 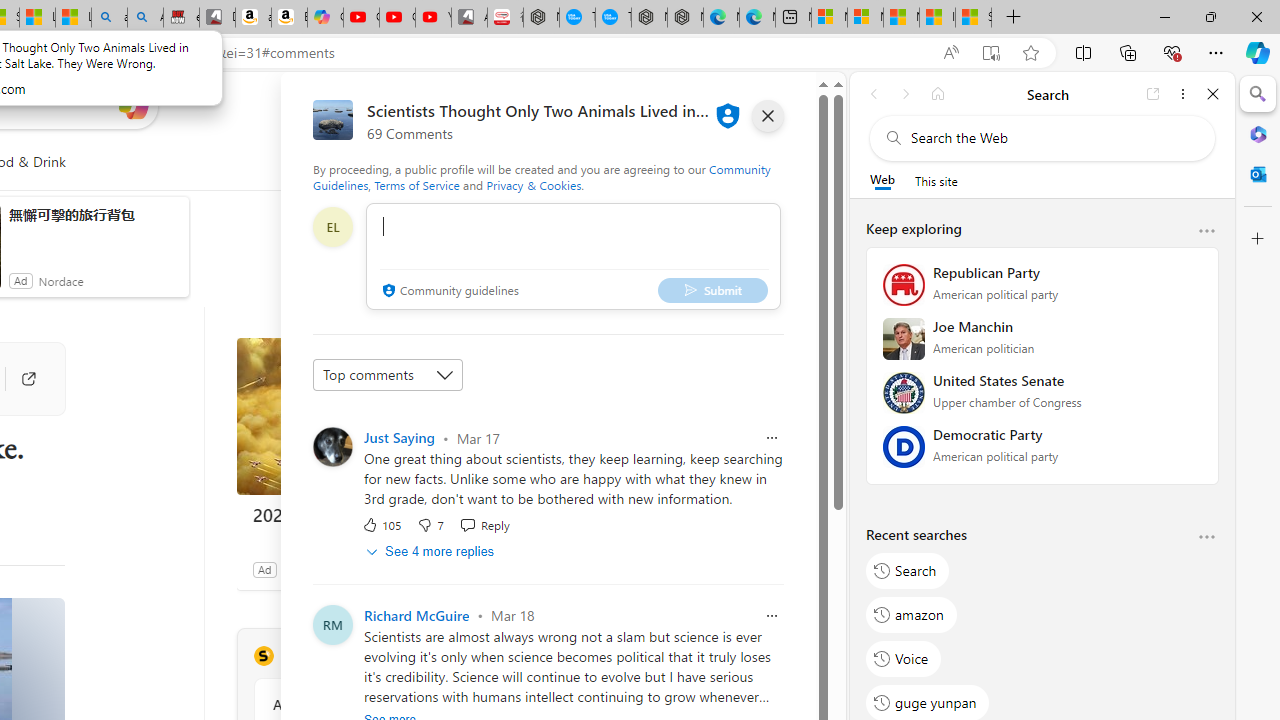 I want to click on 'Microsoft Start', so click(x=900, y=17).